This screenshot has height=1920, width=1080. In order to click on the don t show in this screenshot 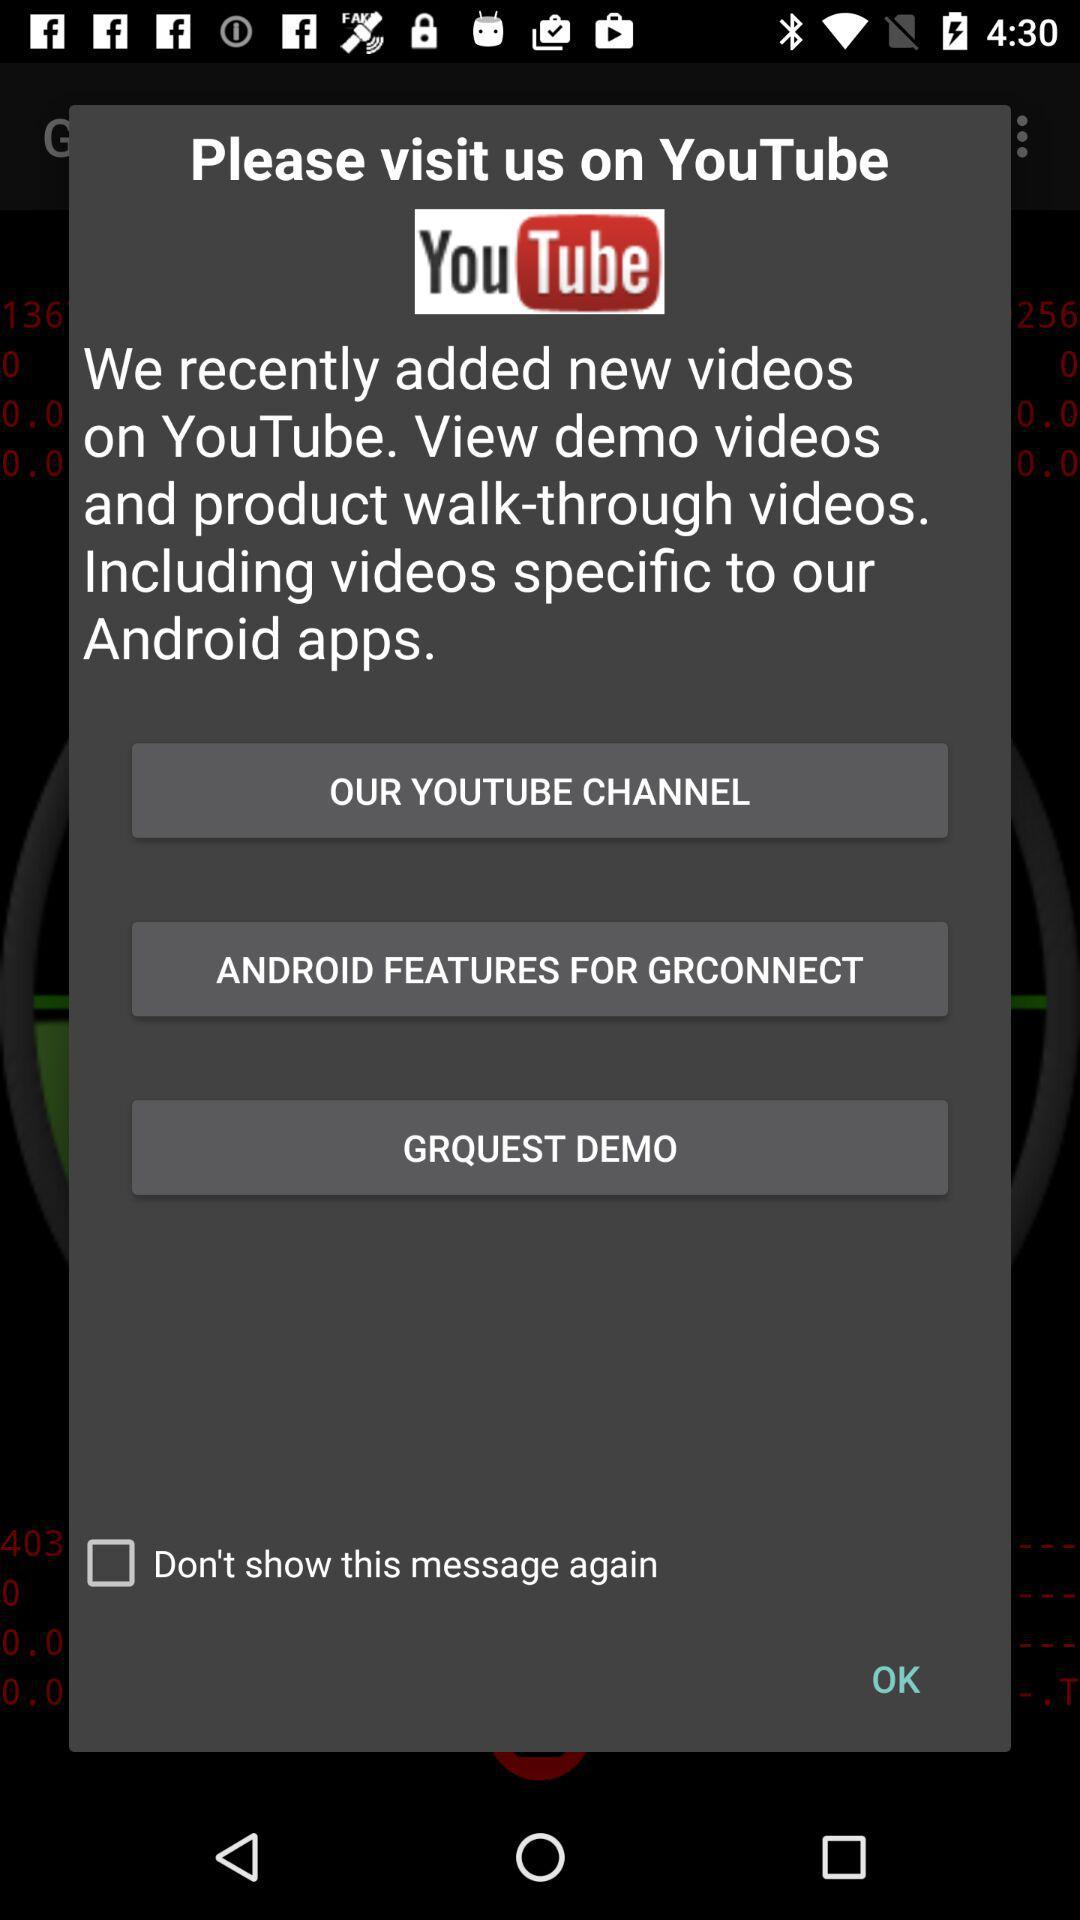, I will do `click(363, 1562)`.